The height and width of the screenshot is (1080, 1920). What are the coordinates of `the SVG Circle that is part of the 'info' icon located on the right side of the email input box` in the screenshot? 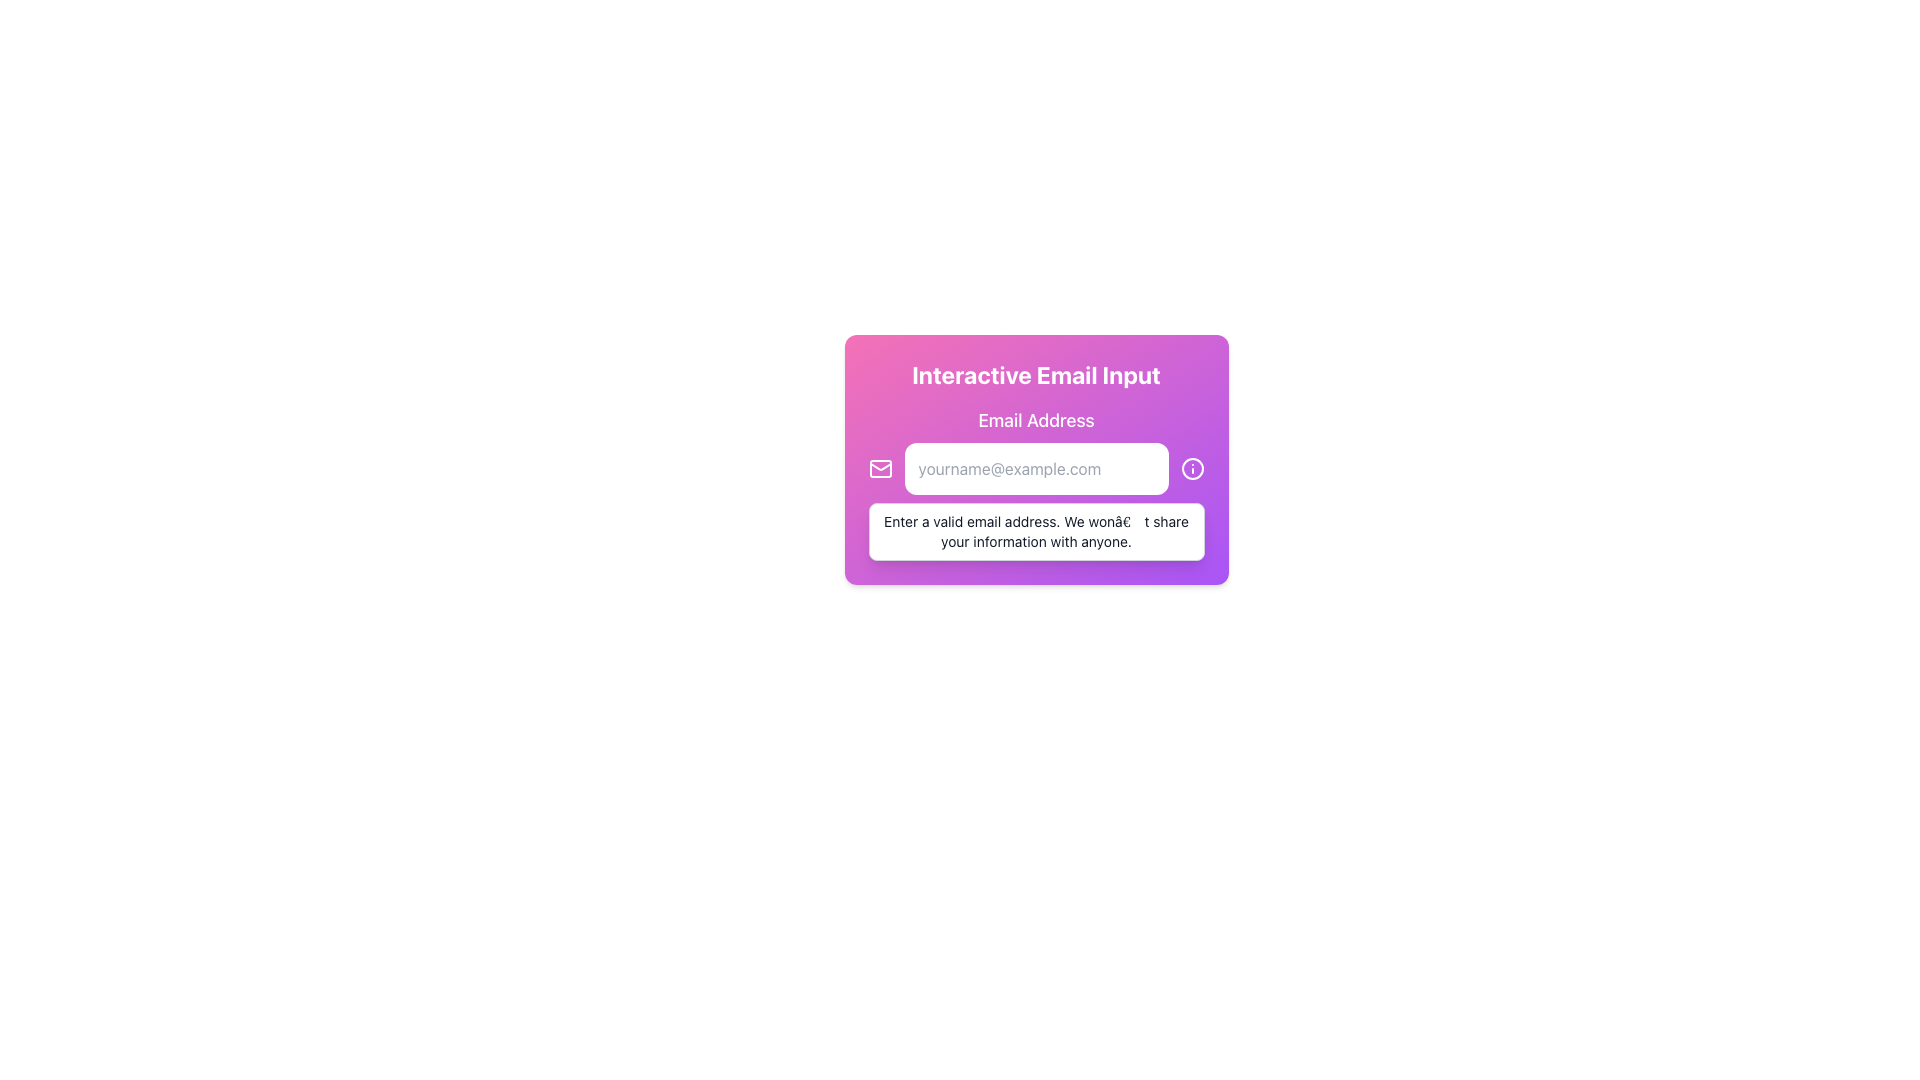 It's located at (1192, 469).